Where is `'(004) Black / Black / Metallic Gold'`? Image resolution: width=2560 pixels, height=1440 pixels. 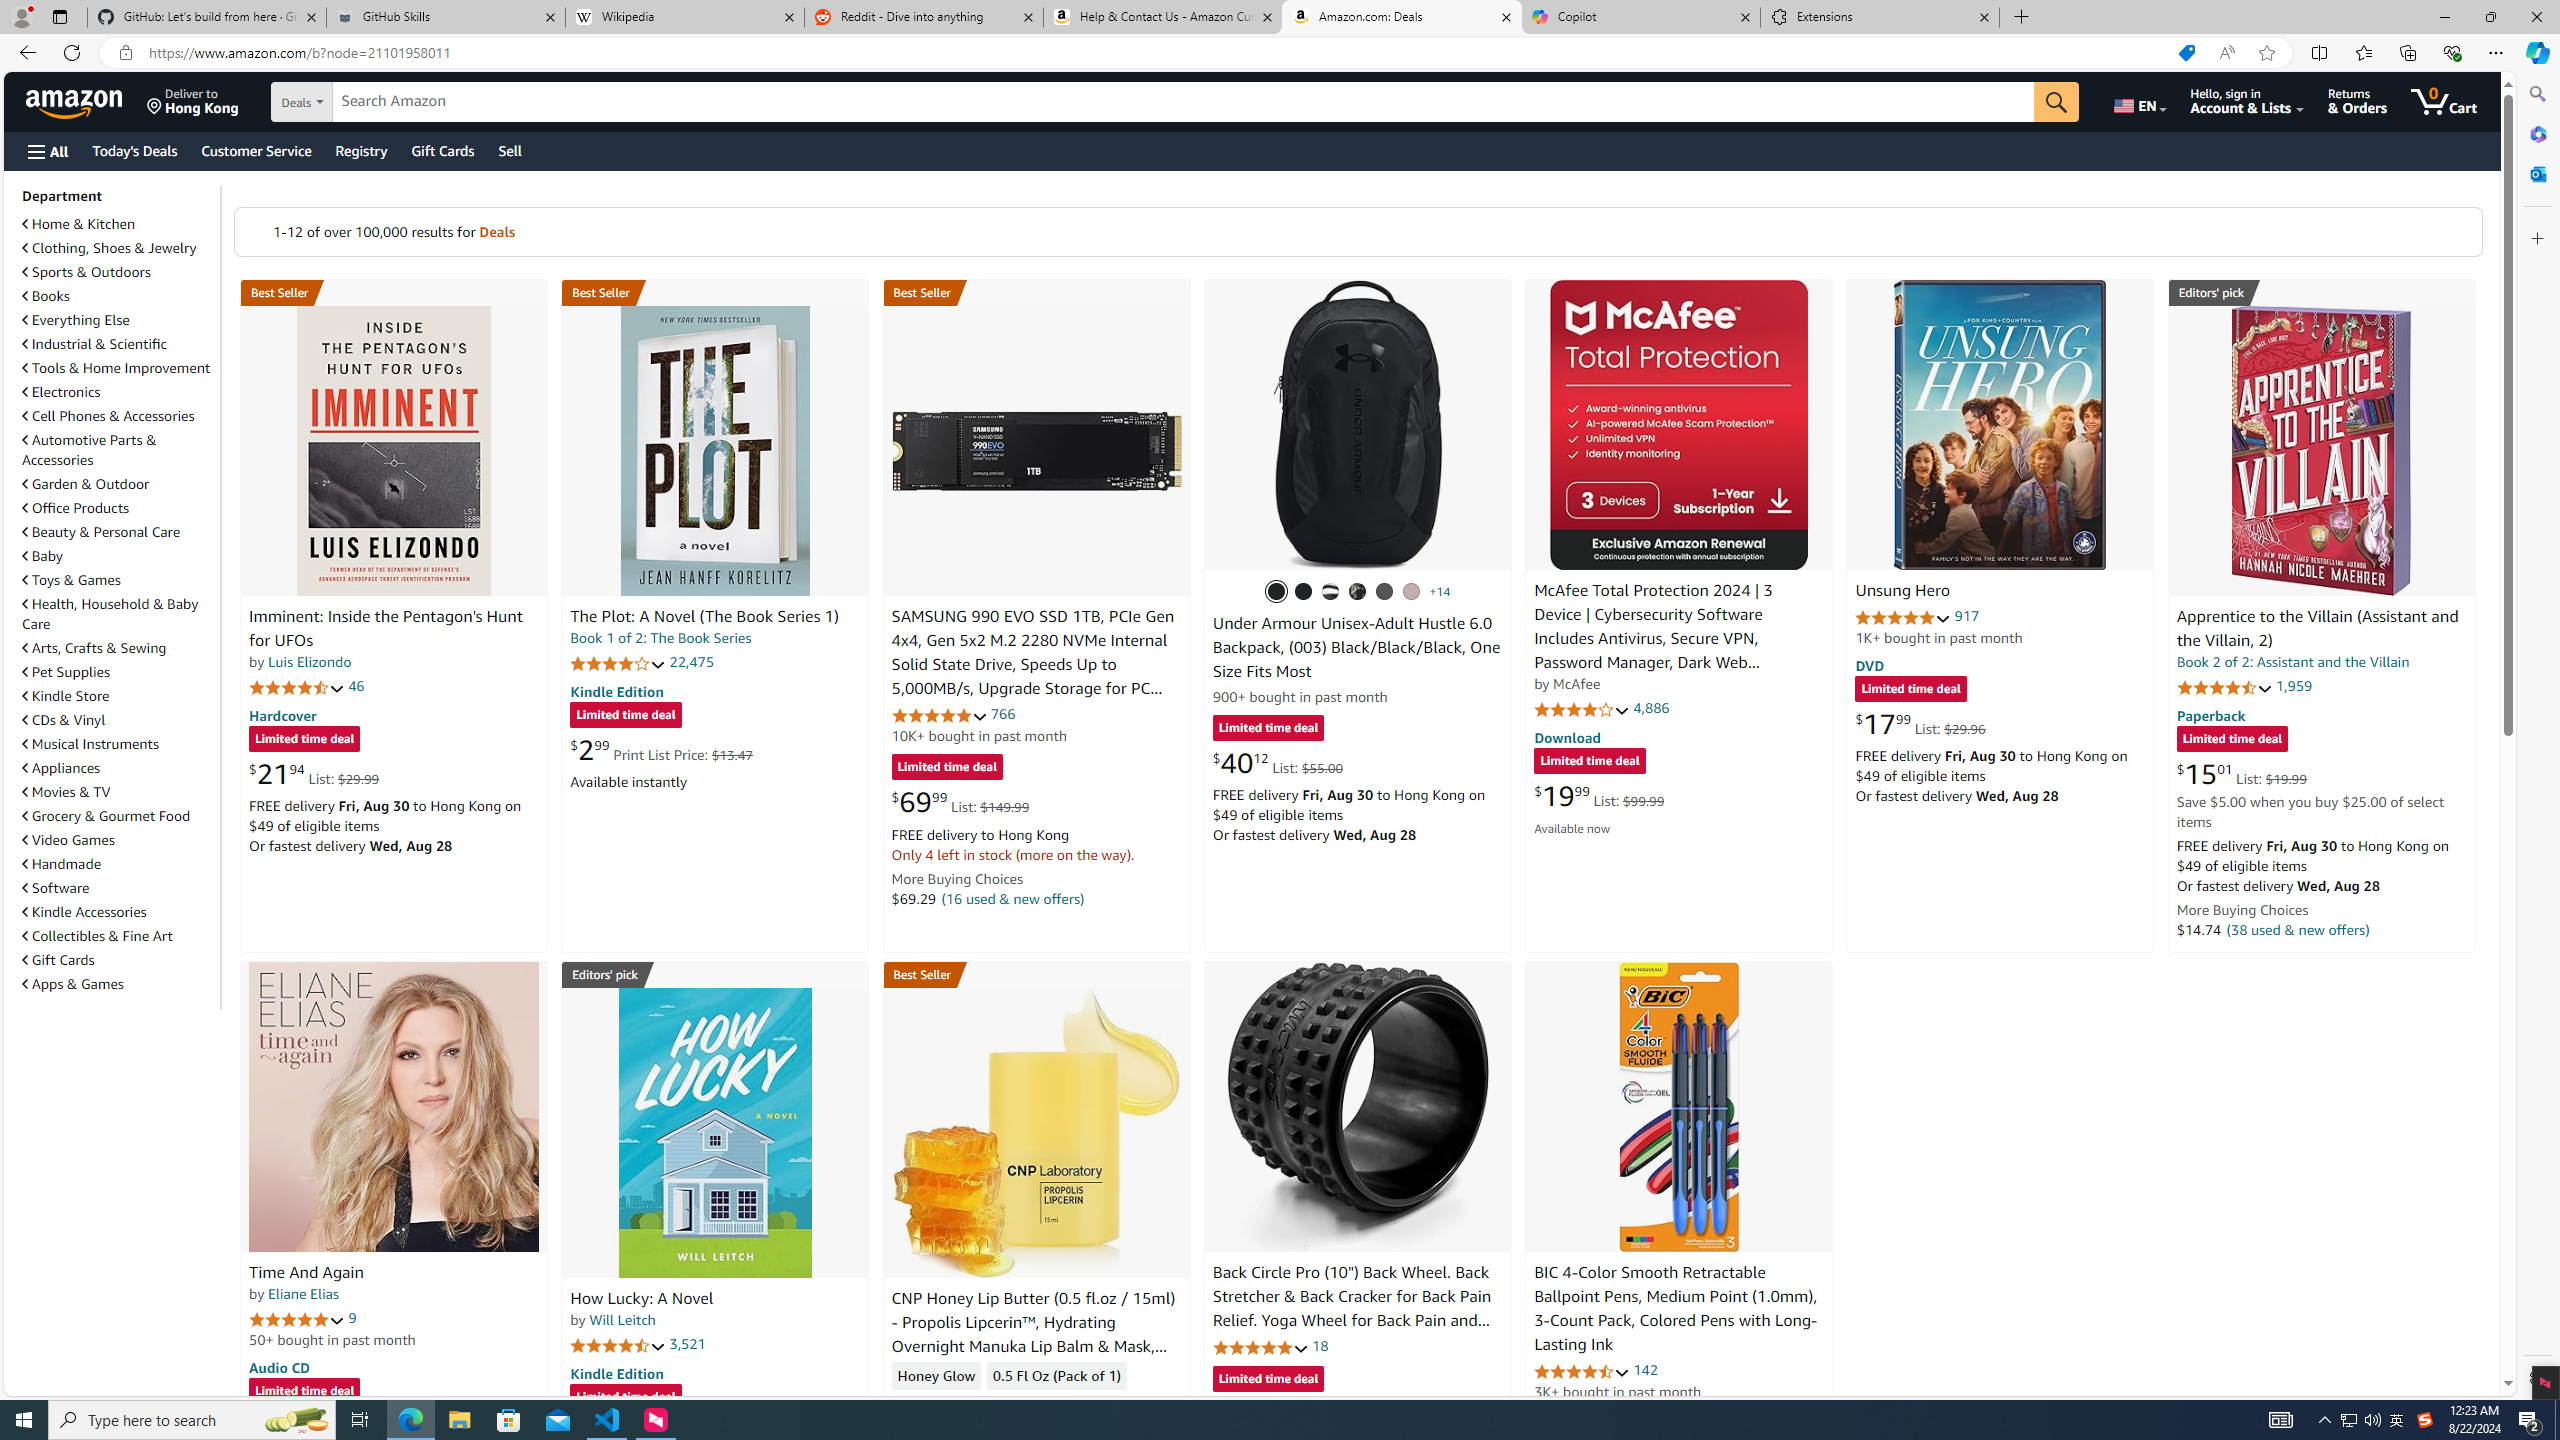 '(004) Black / Black / Metallic Gold' is located at coordinates (1357, 590).